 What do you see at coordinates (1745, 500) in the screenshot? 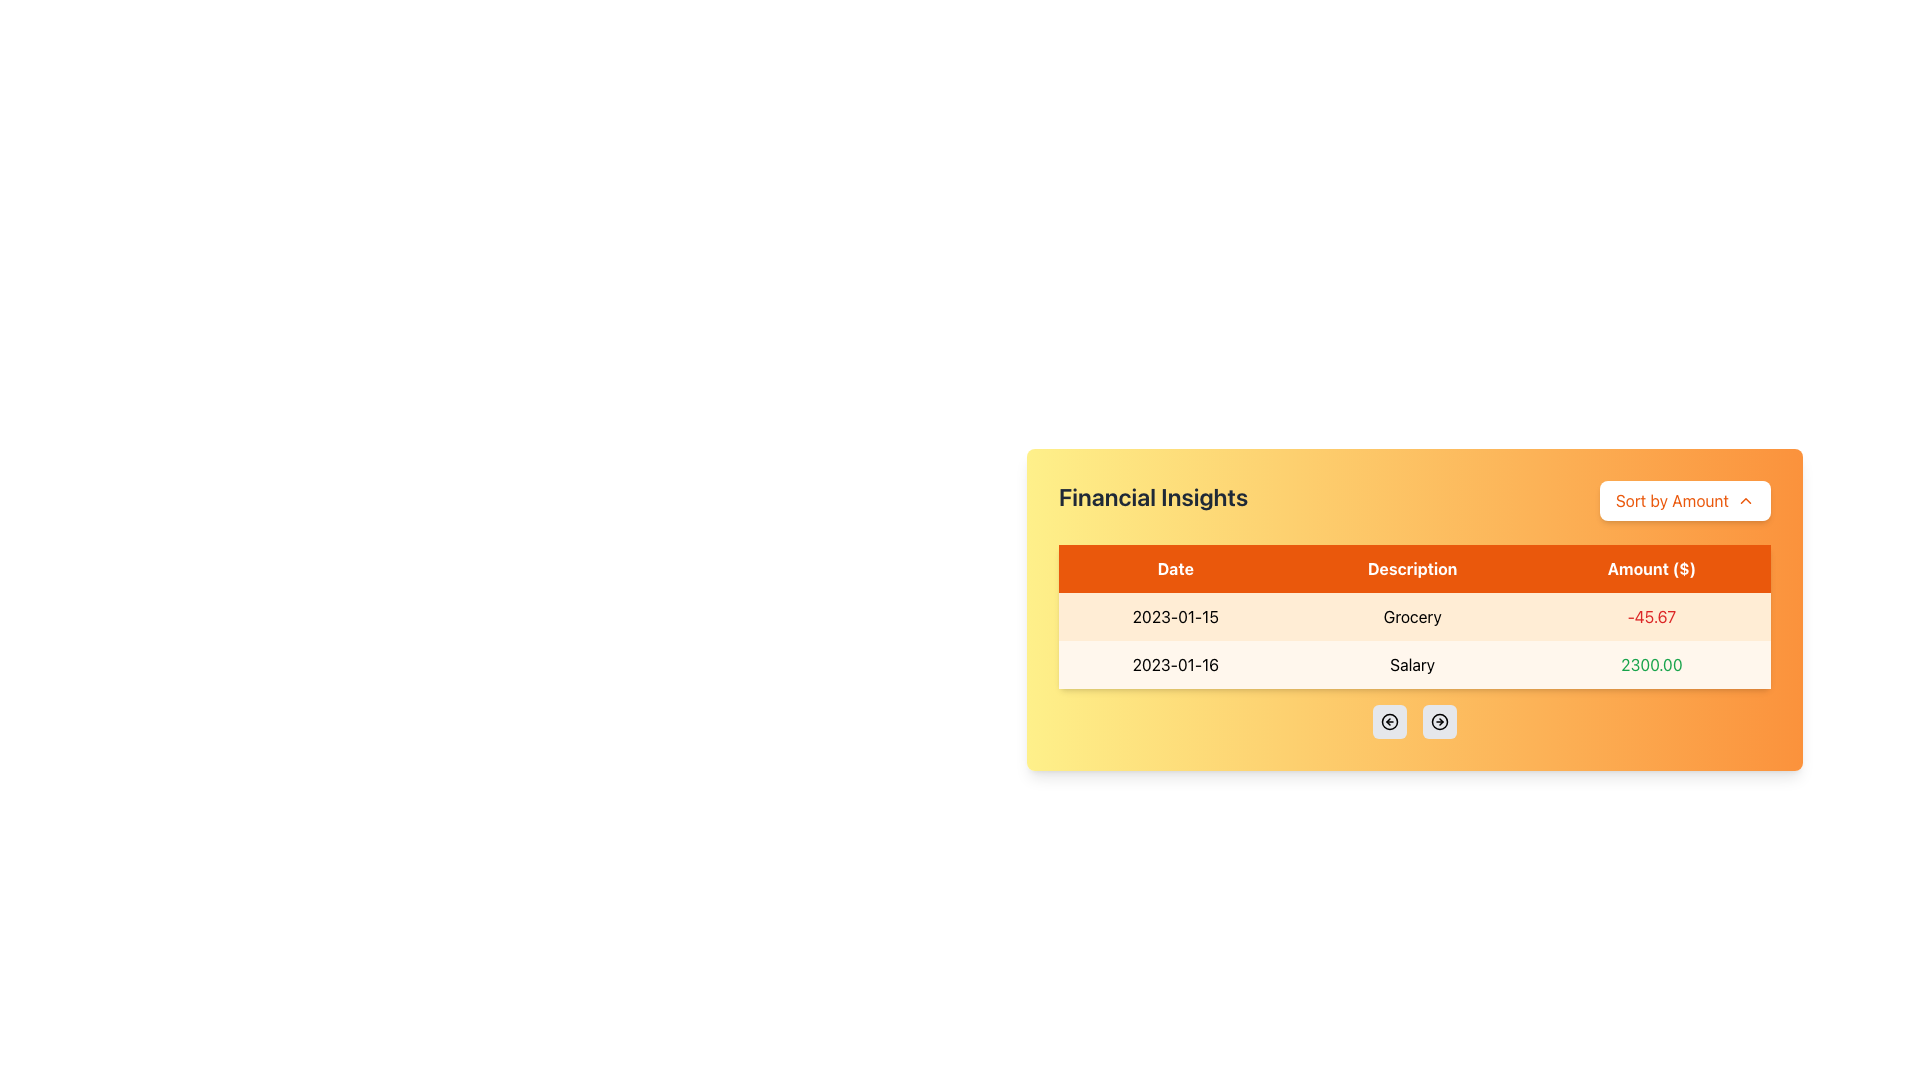
I see `the small upward-pointing chevron icon located to the right of the 'Sort by Amount' button near the upper-right corner of the layout` at bounding box center [1745, 500].